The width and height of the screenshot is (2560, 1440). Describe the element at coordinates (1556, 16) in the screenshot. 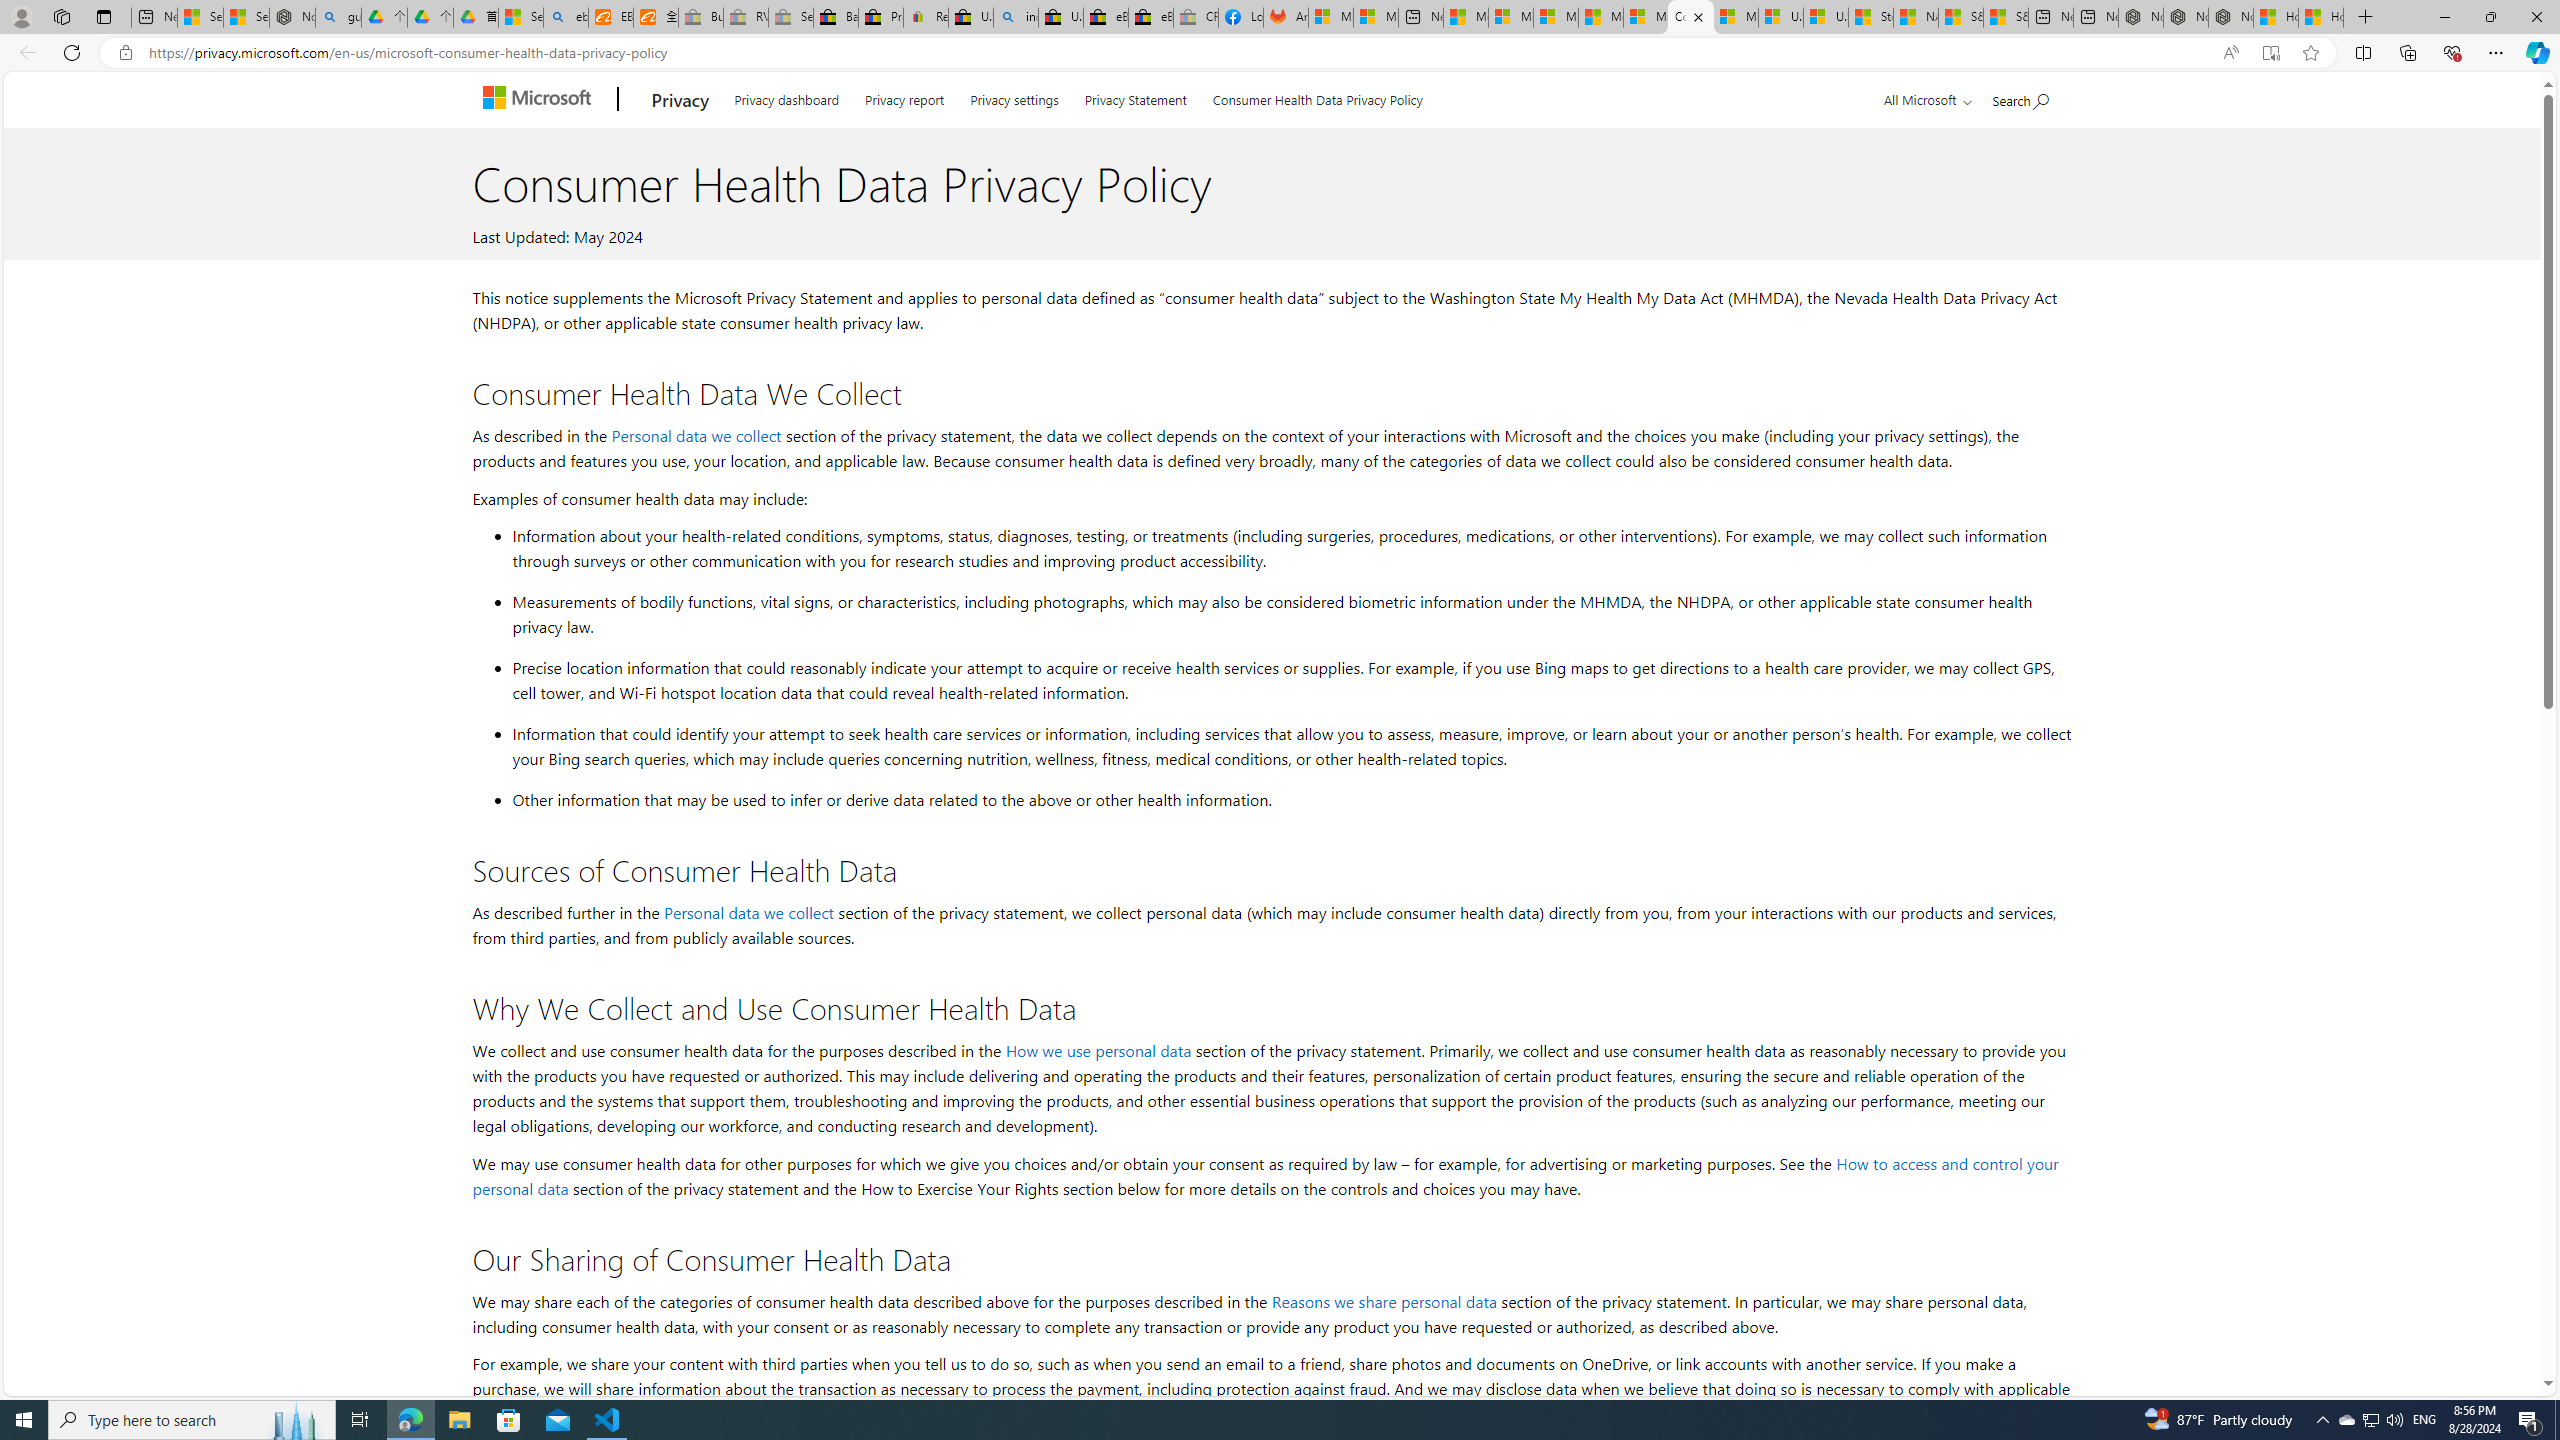

I see `'Microsoft account | Home'` at that location.